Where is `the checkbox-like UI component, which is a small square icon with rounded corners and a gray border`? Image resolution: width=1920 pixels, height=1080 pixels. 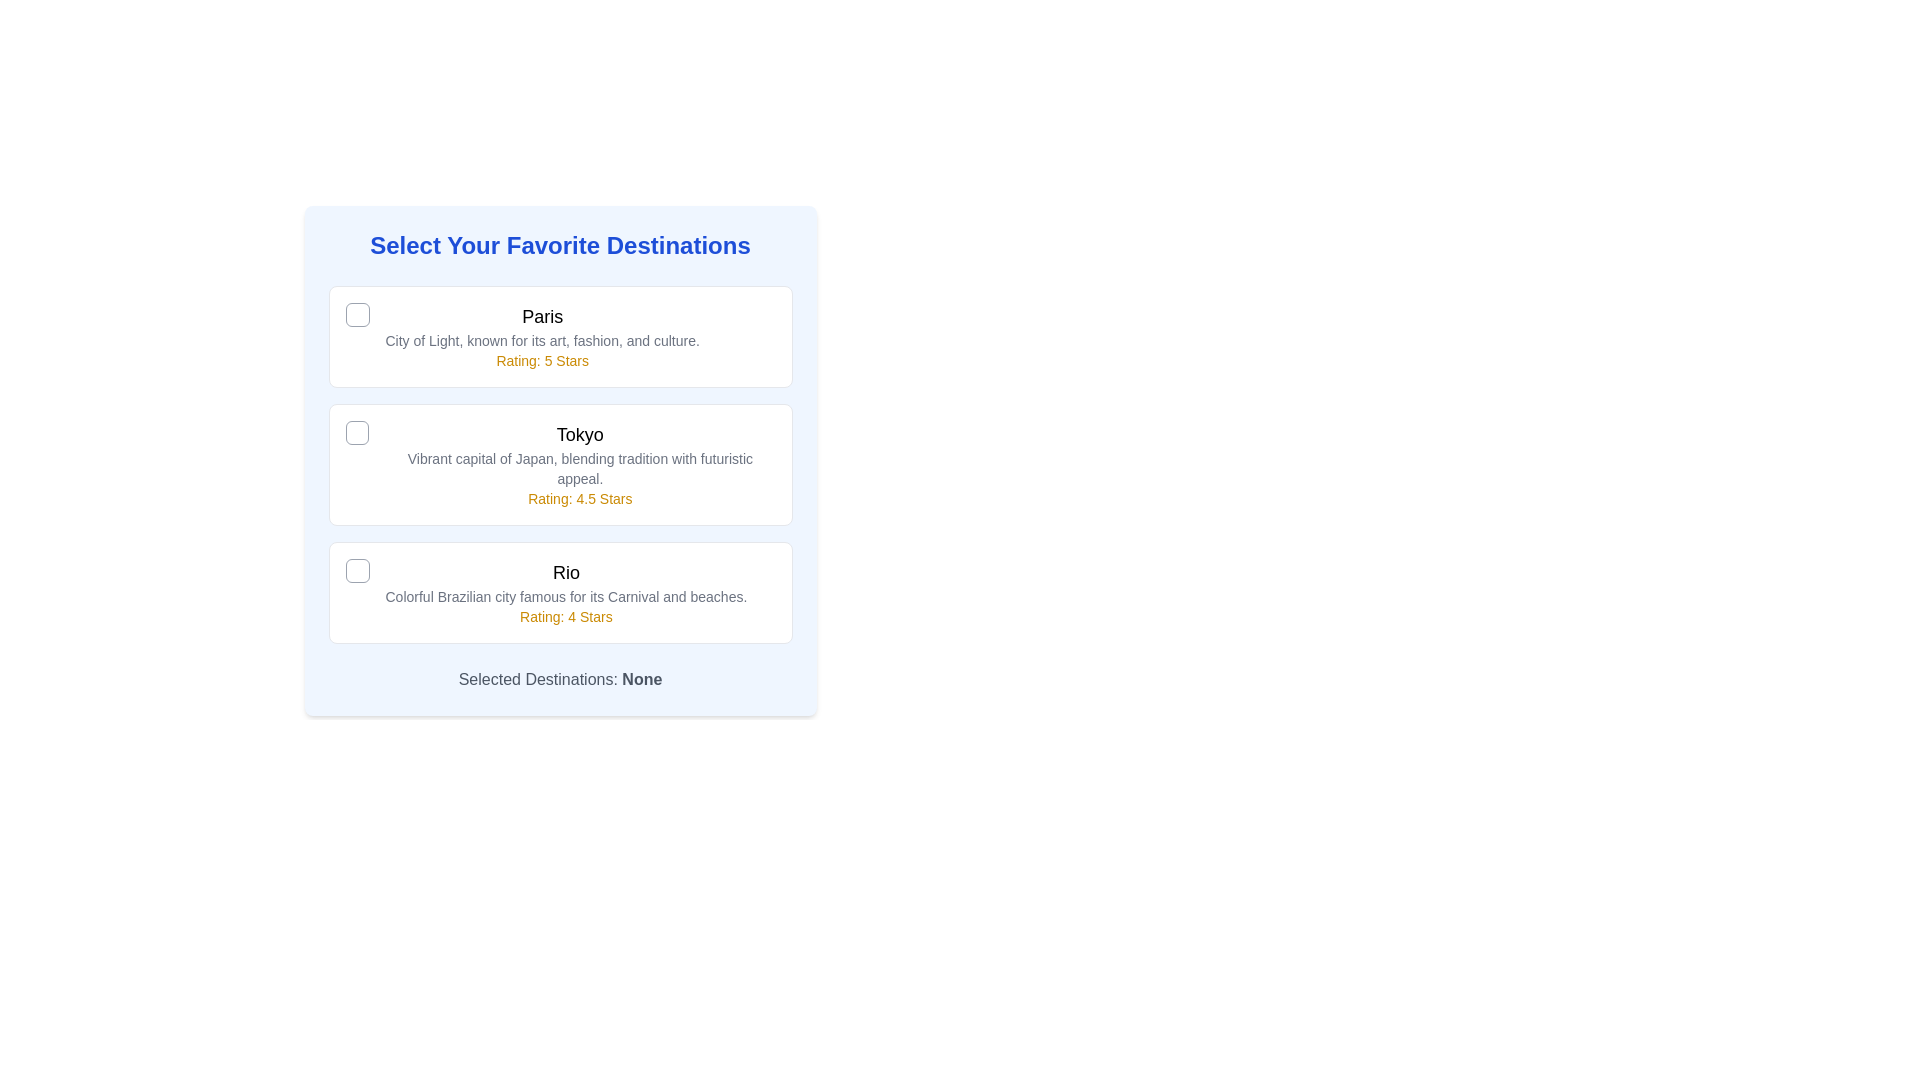 the checkbox-like UI component, which is a small square icon with rounded corners and a gray border is located at coordinates (357, 570).